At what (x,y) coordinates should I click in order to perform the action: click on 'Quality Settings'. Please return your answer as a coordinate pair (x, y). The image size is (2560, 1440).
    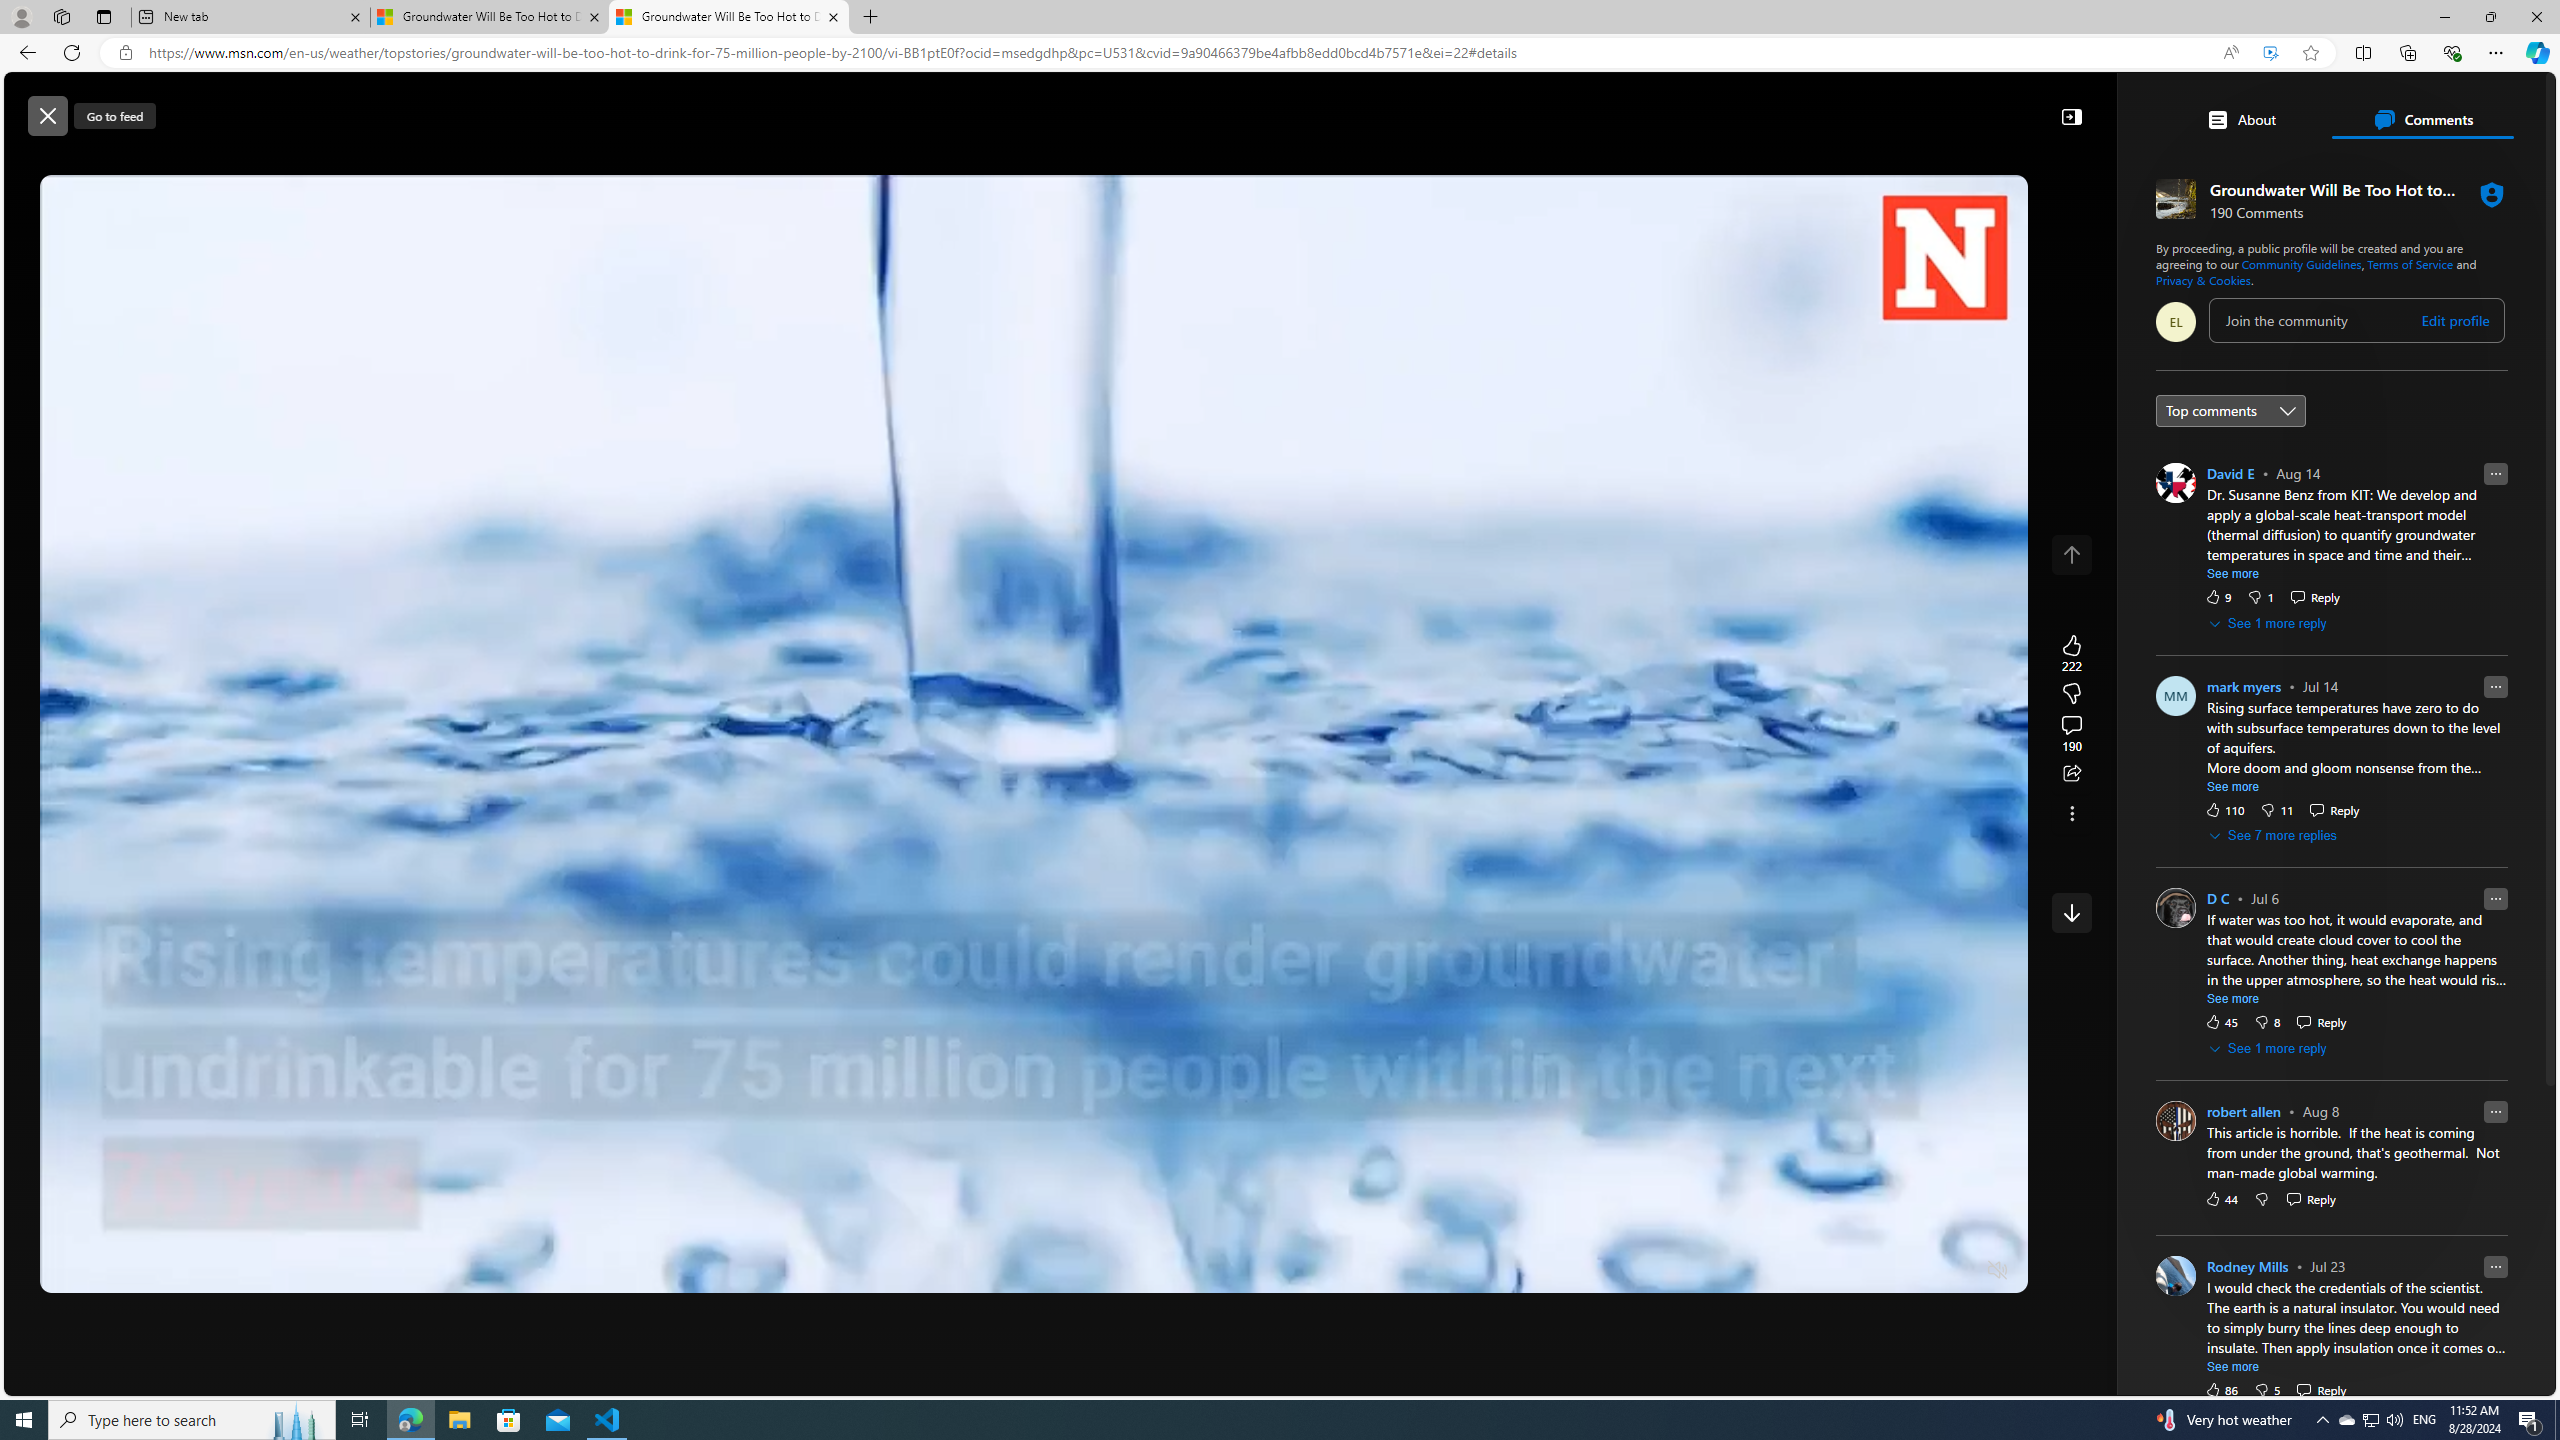
    Looking at the image, I should click on (1879, 1271).